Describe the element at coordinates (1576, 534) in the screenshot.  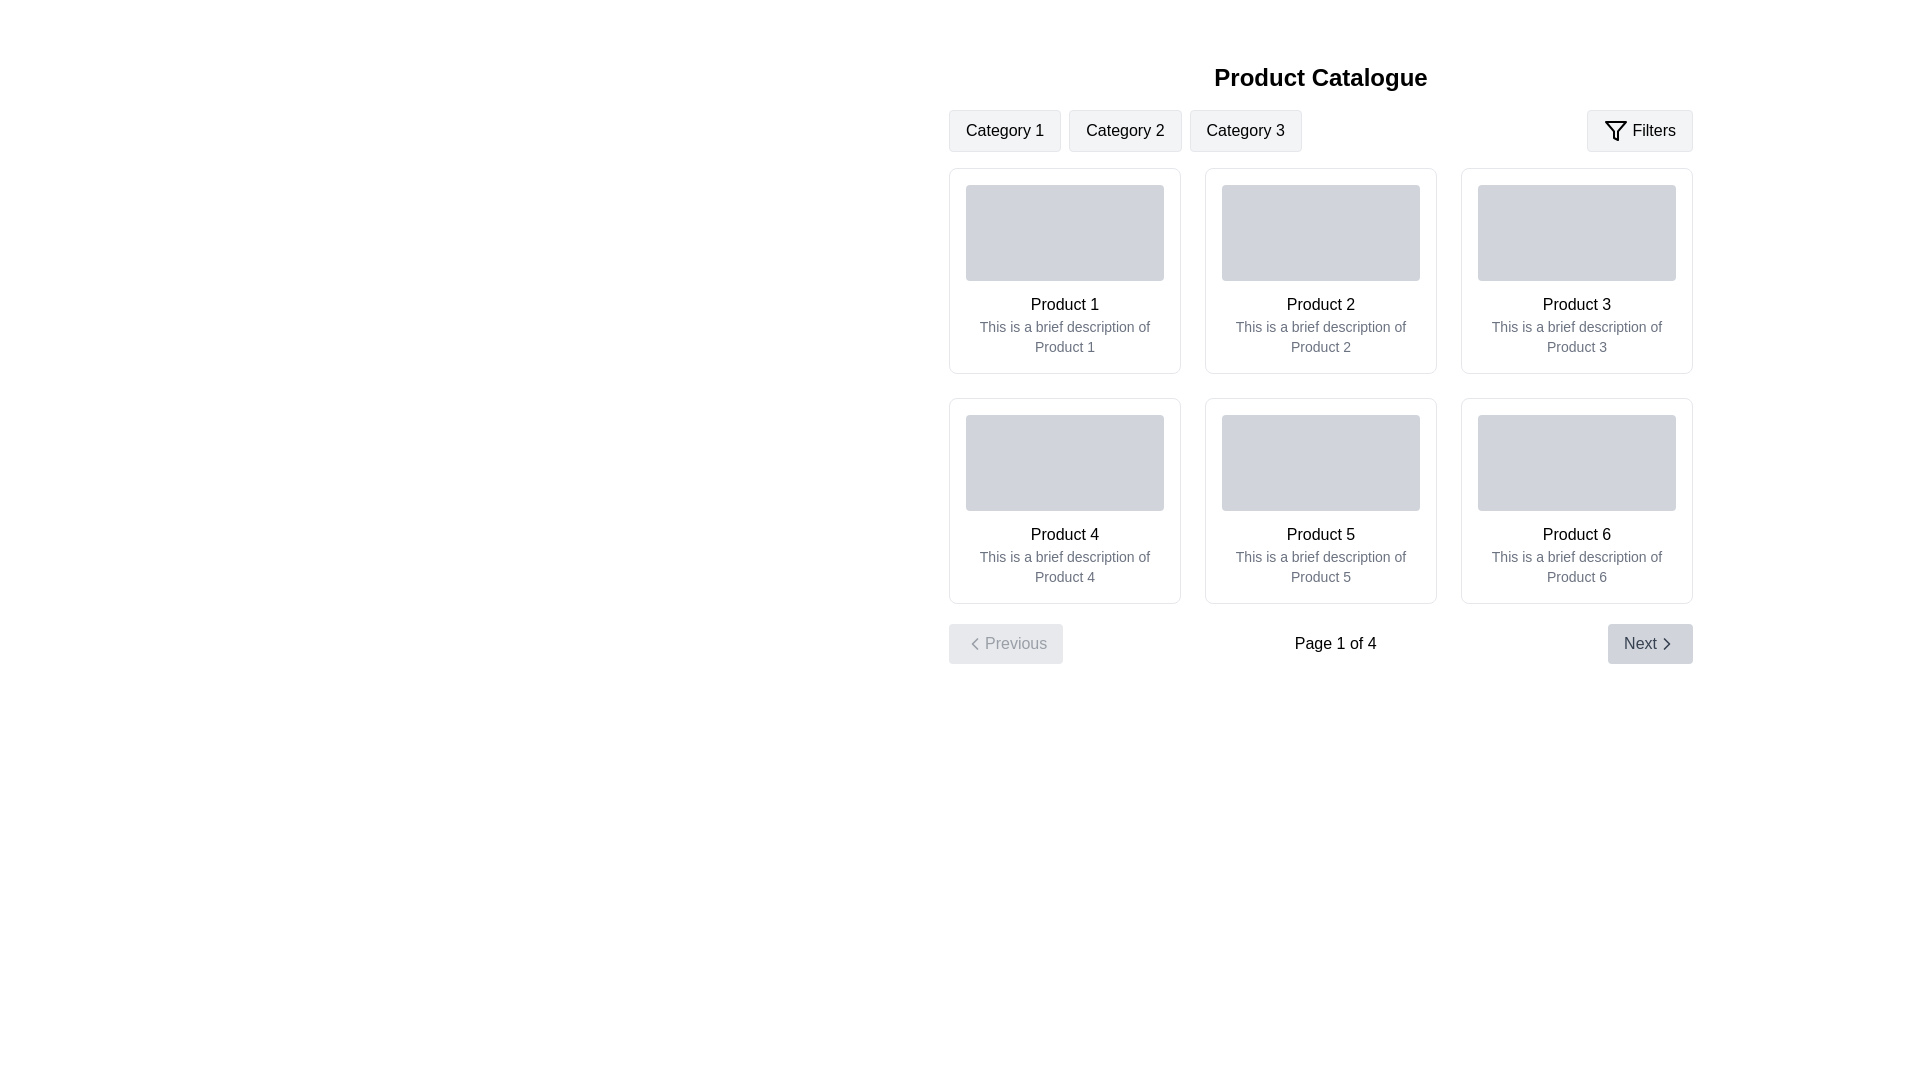
I see `the text block that reads 'Product 6', which is styled with medium font weight and centered alignment, located in the bottom right corner of a 3x2 grid layout, directly below a gray placeholder image` at that location.